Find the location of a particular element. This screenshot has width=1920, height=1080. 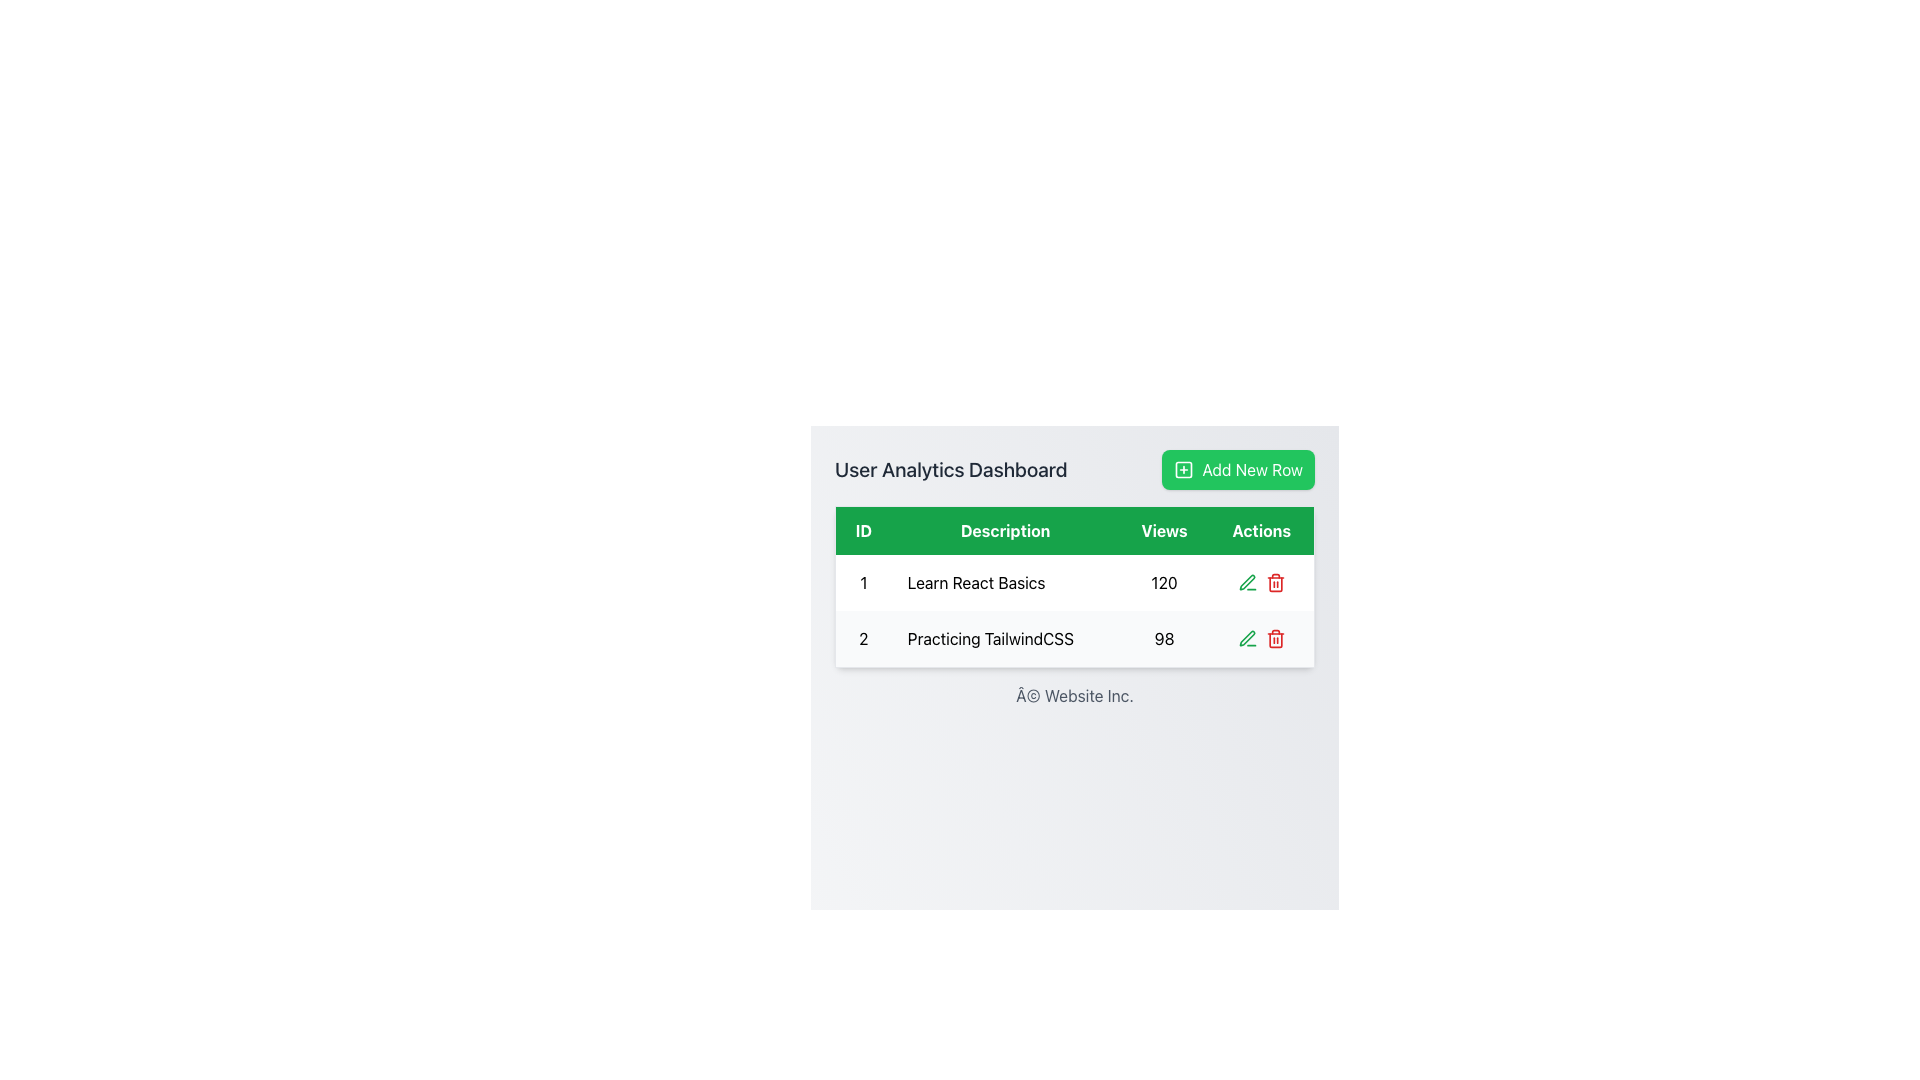

the small red trash bin icon in the Actions column is located at coordinates (1274, 639).